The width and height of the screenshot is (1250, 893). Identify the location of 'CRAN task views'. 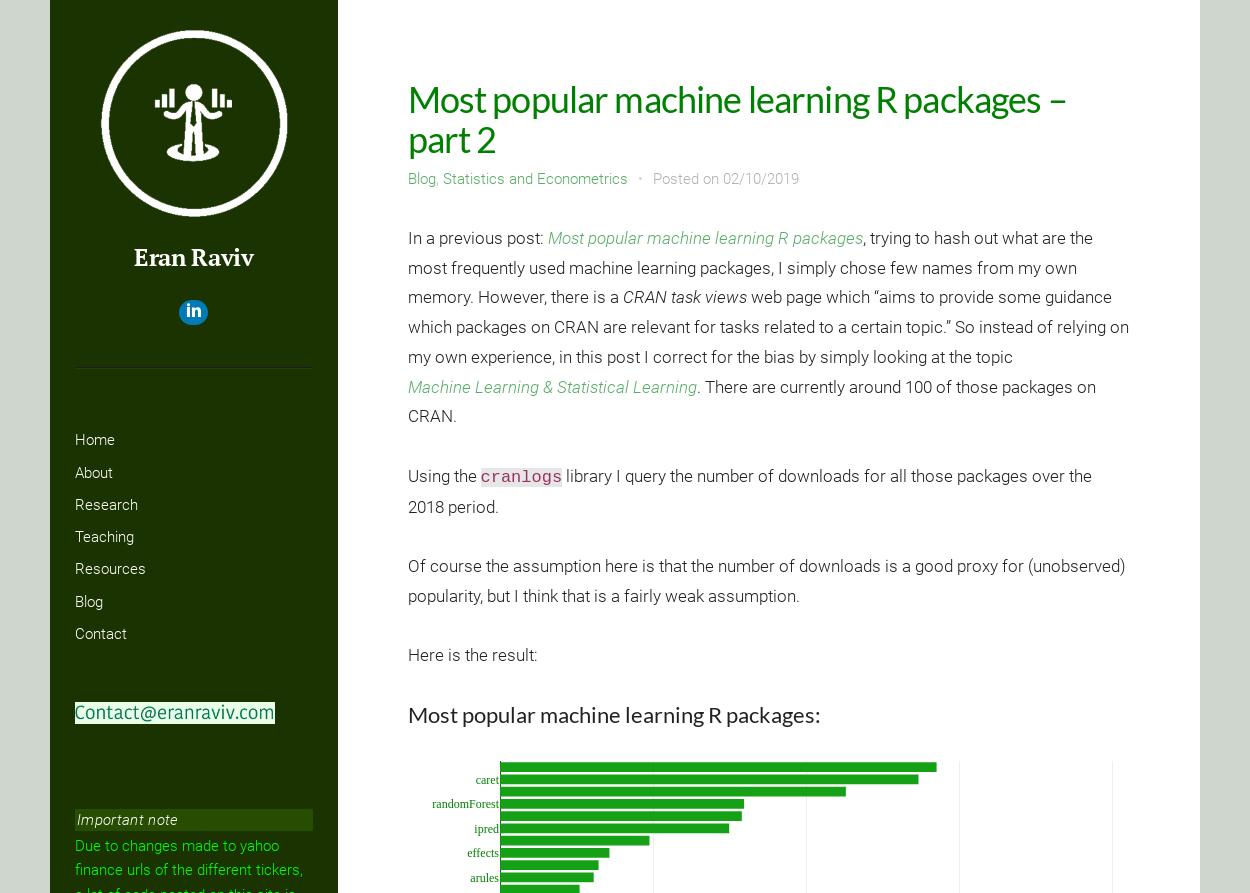
(684, 296).